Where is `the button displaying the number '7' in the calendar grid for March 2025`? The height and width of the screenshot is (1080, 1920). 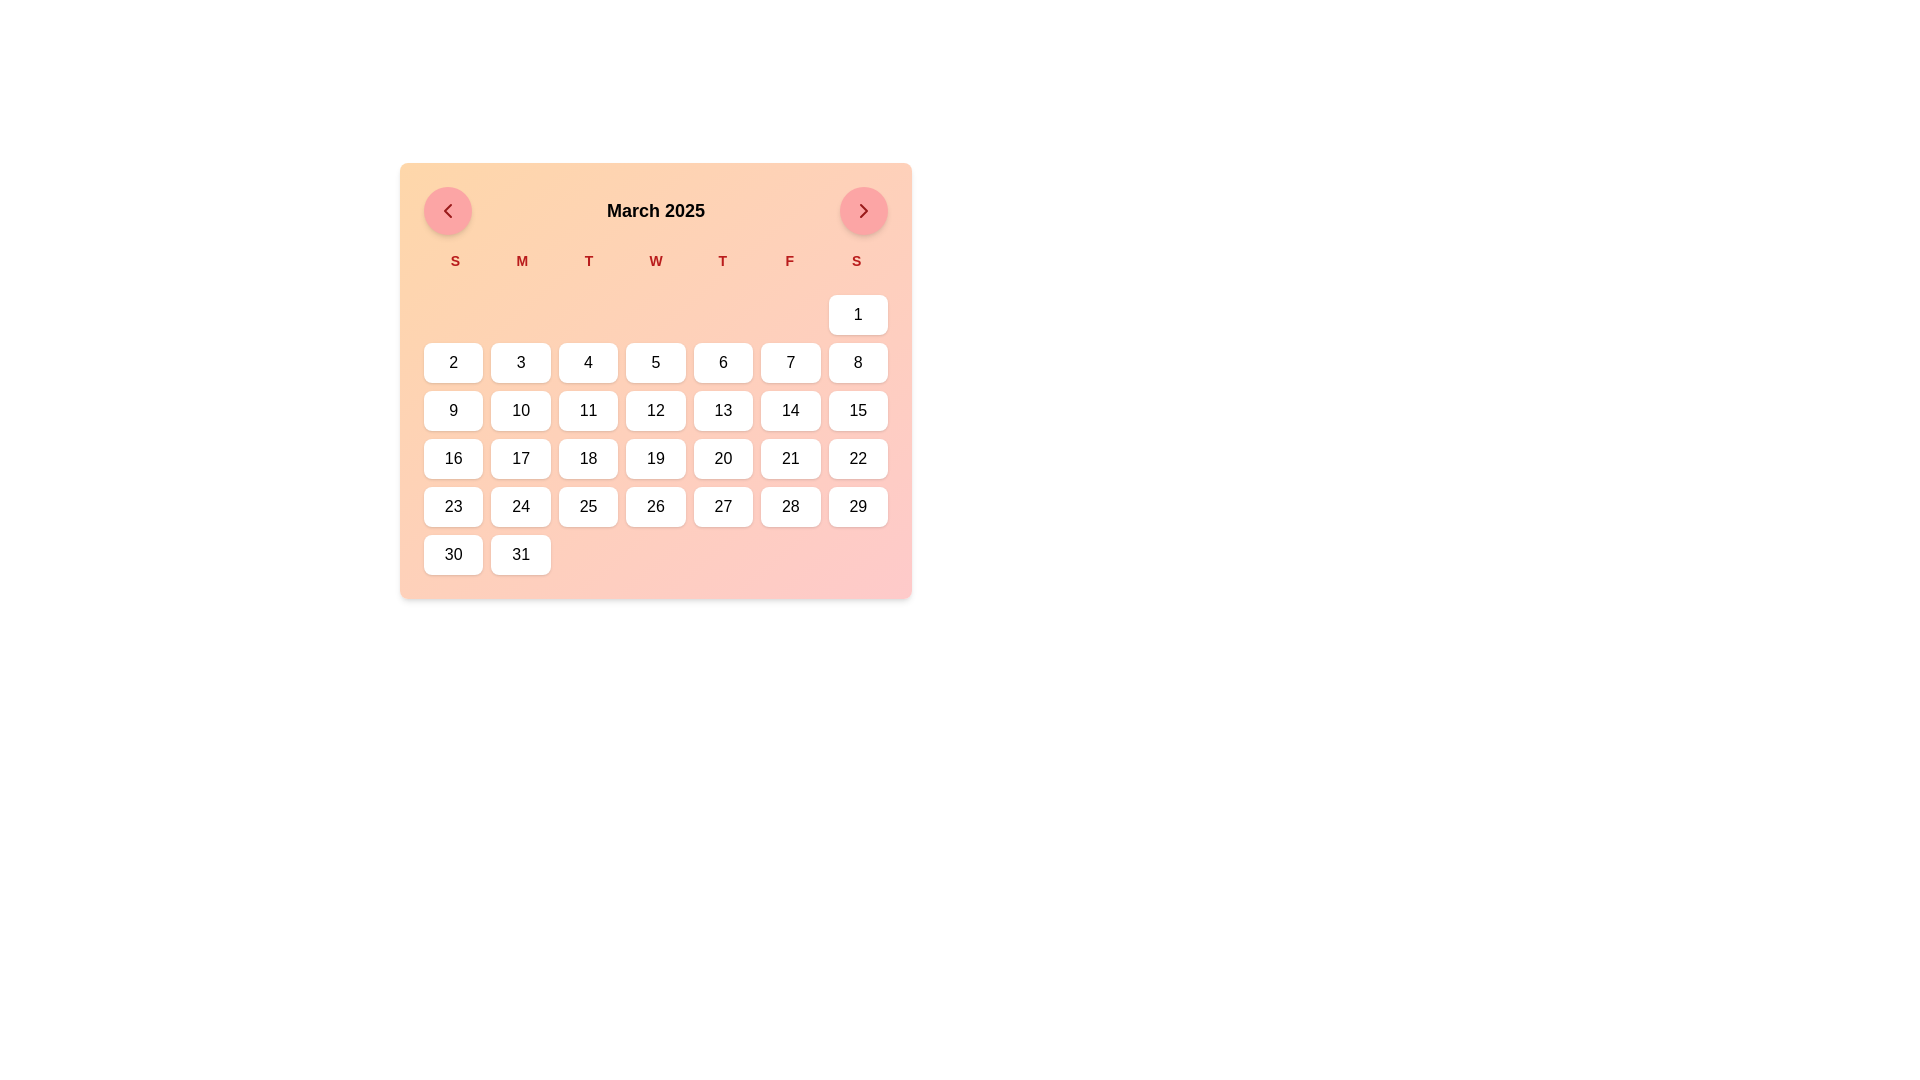 the button displaying the number '7' in the calendar grid for March 2025 is located at coordinates (789, 362).